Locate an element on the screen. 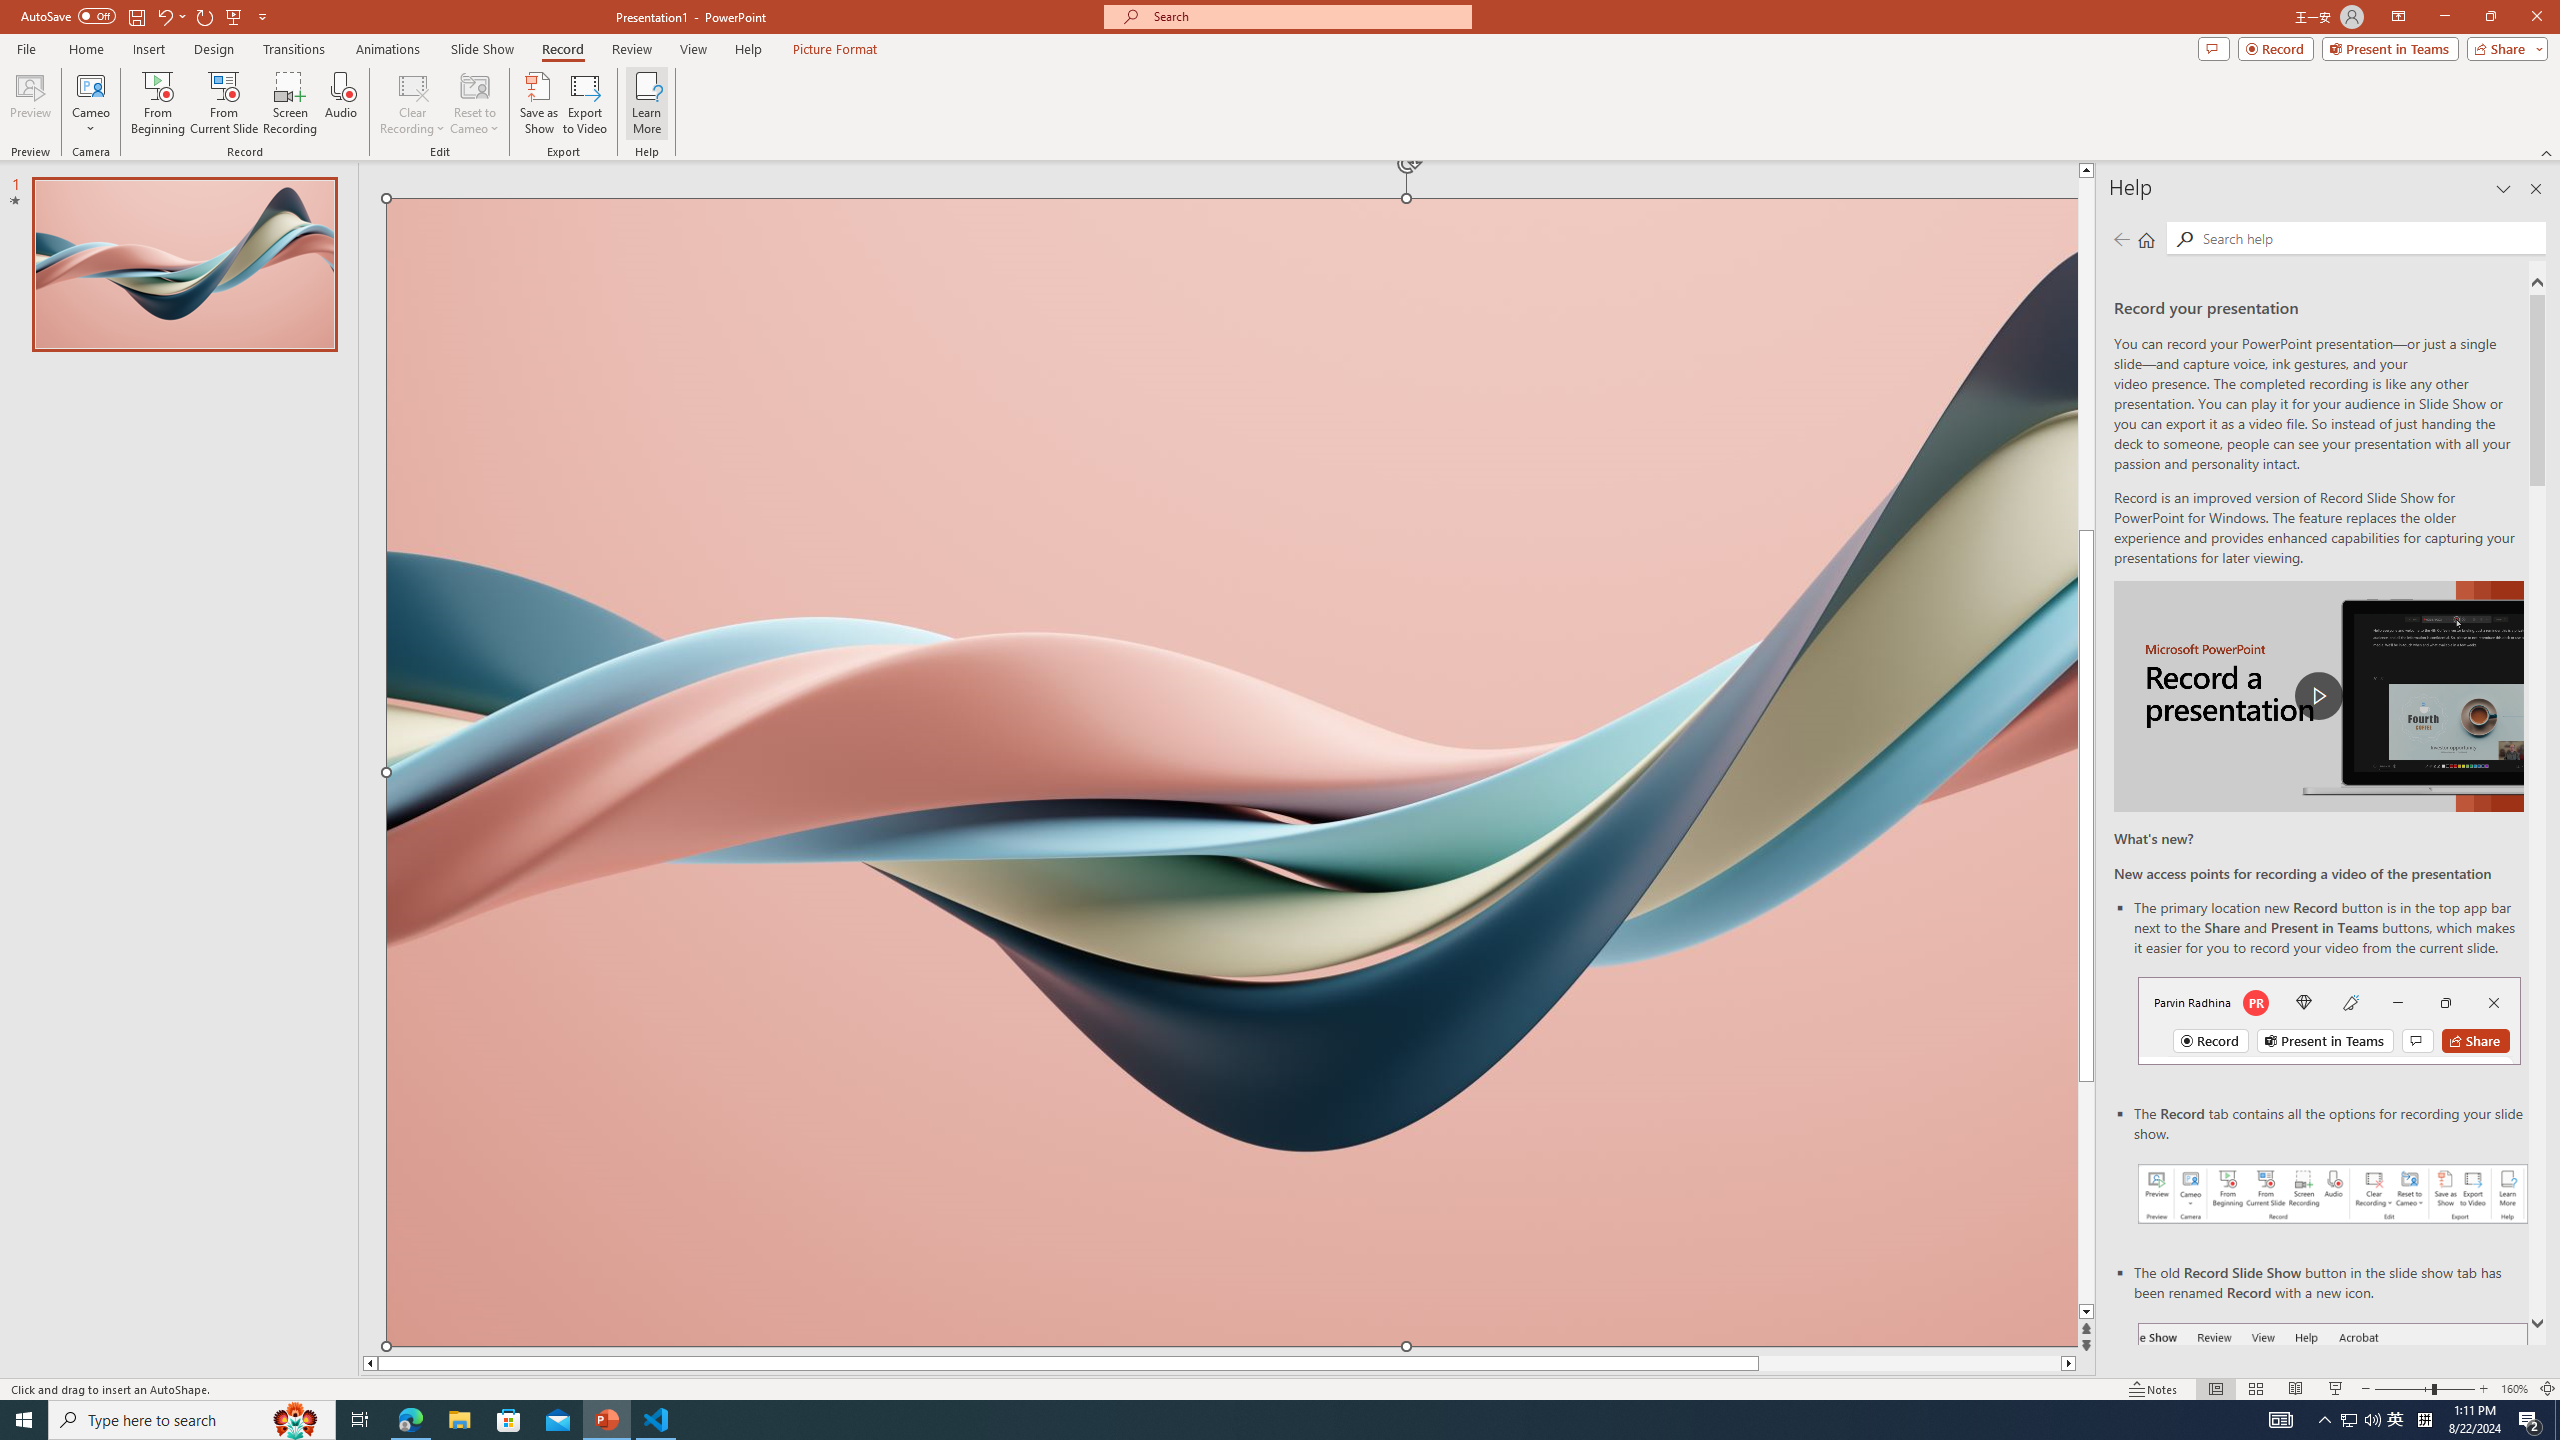 Image resolution: width=2560 pixels, height=1440 pixels. 'Audio' is located at coordinates (339, 103).